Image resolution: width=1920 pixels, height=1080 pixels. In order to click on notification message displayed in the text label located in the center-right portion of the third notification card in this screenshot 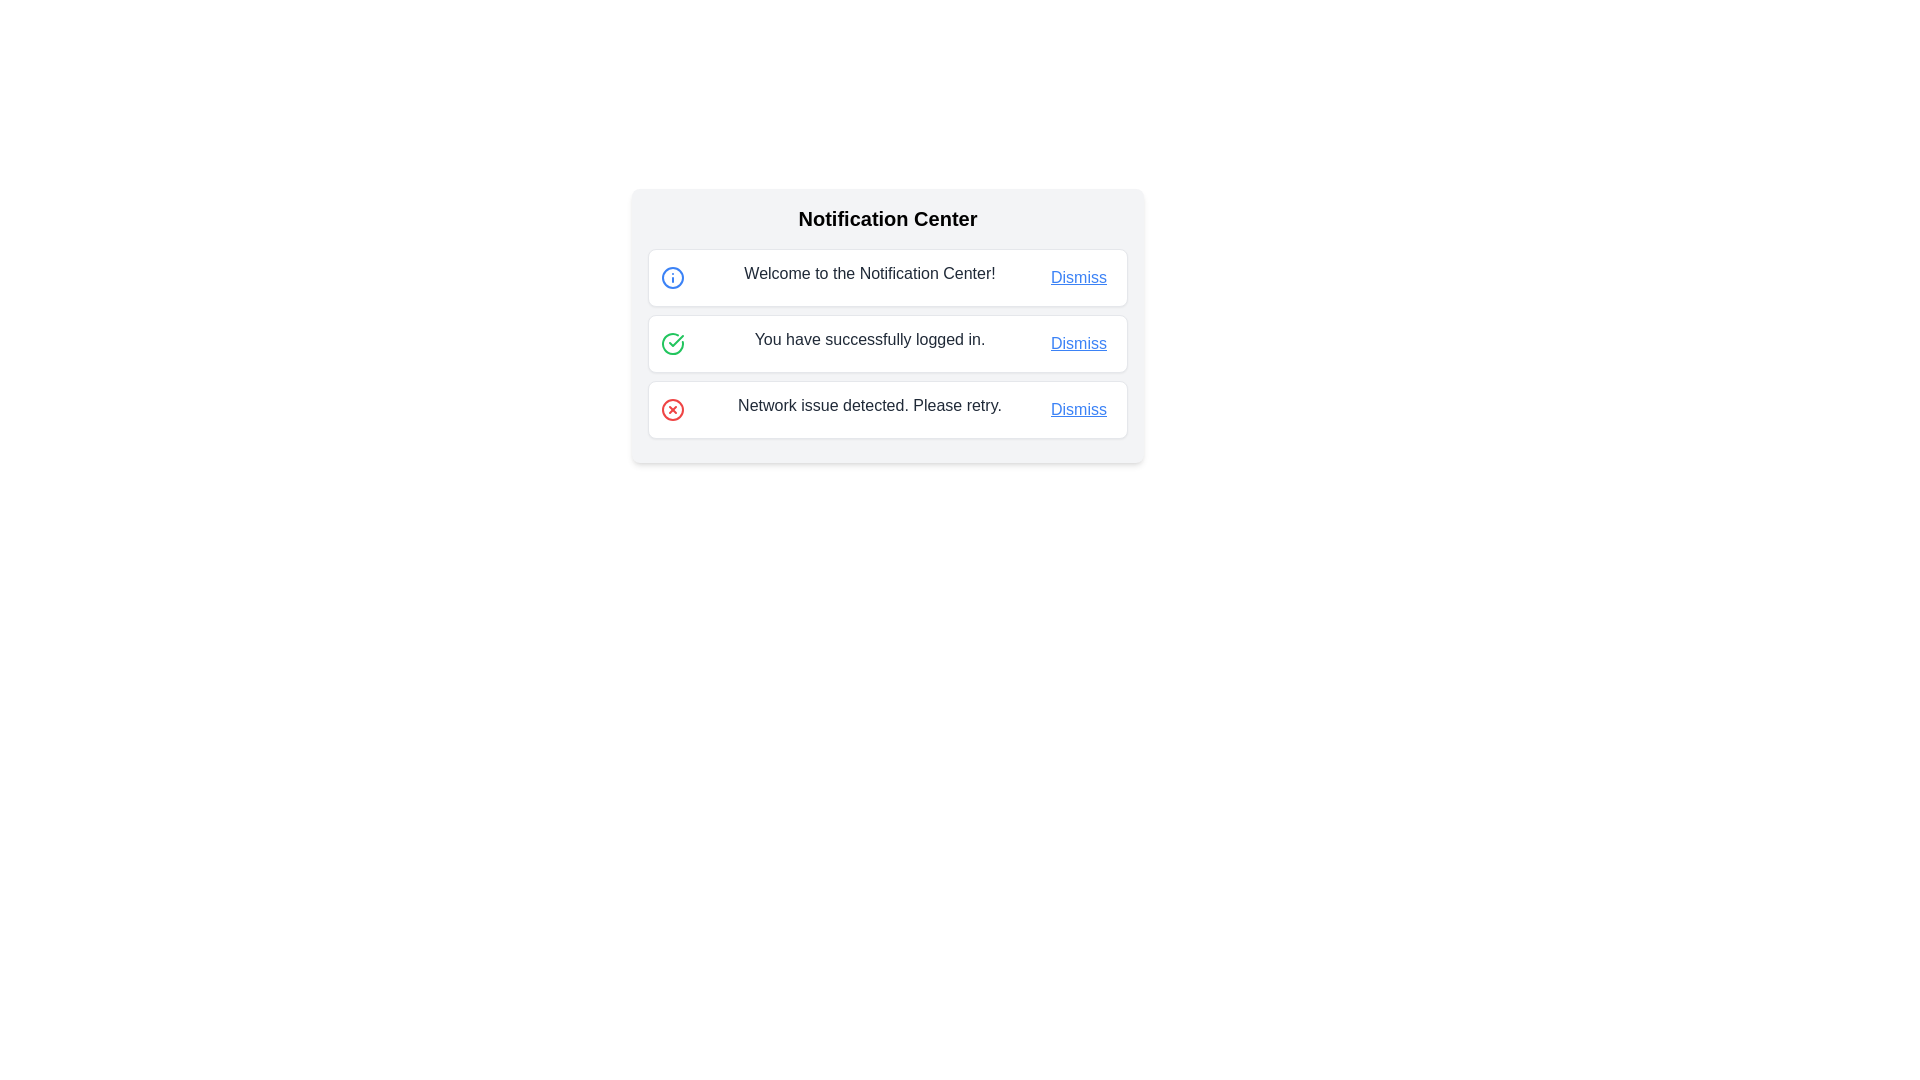, I will do `click(869, 405)`.